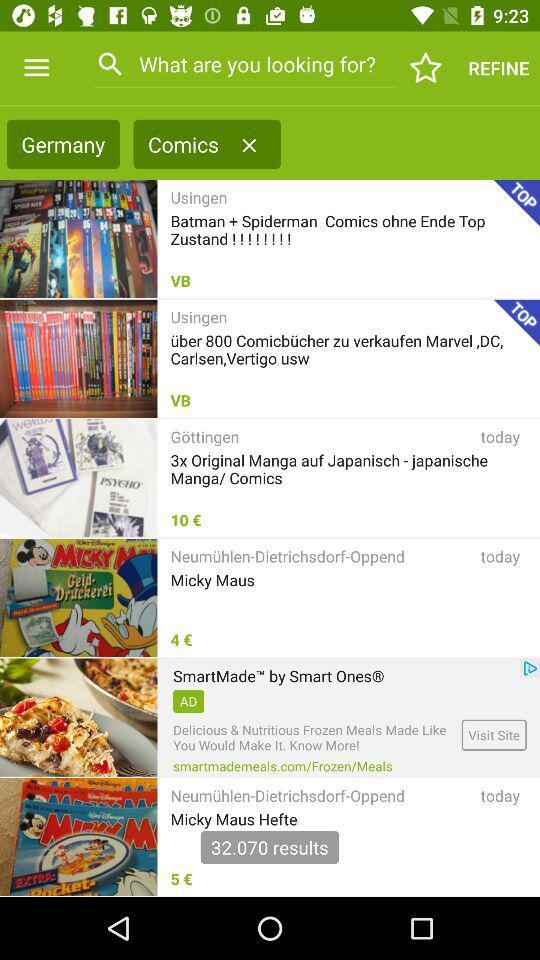 Image resolution: width=540 pixels, height=960 pixels. What do you see at coordinates (249, 144) in the screenshot?
I see `icon above usingen item` at bounding box center [249, 144].